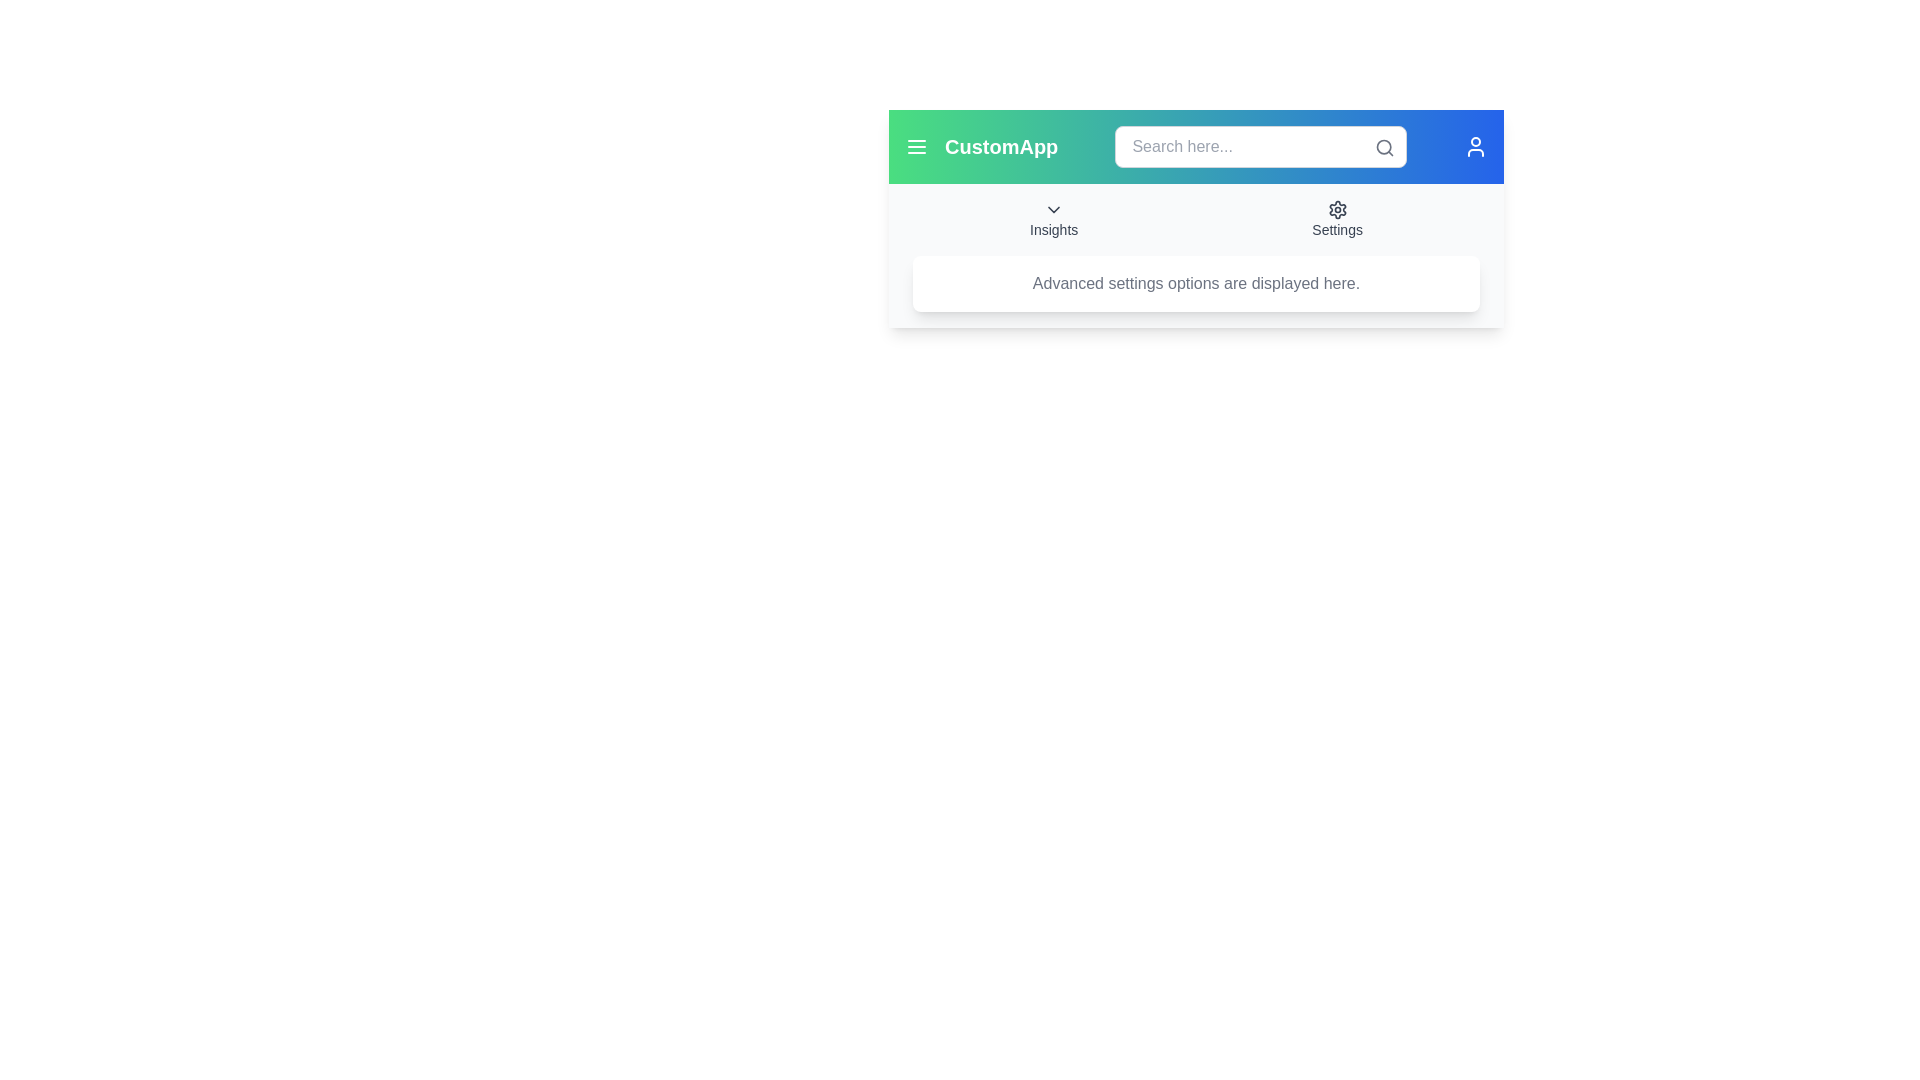 This screenshot has height=1080, width=1920. Describe the element at coordinates (1383, 146) in the screenshot. I see `central circular part of the search icon located in the top-right corner of the interface` at that location.